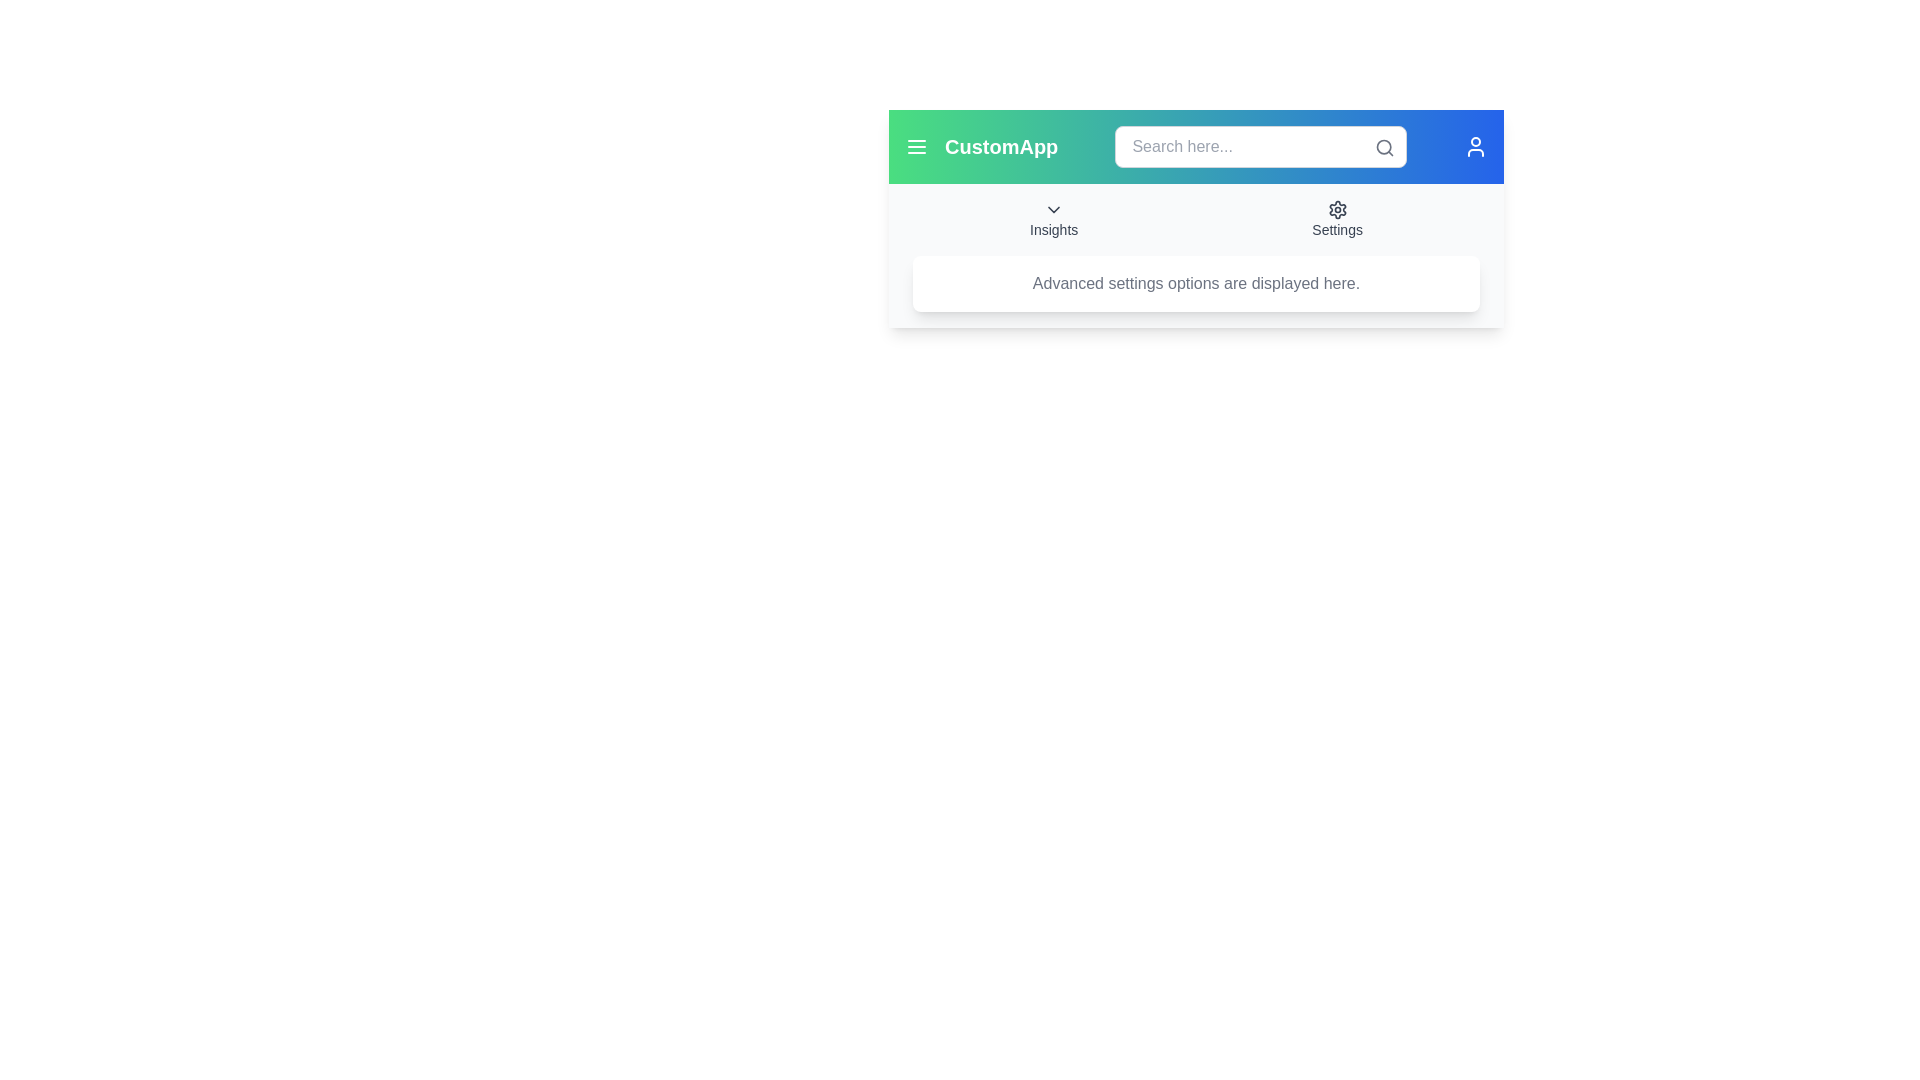 This screenshot has height=1080, width=1920. Describe the element at coordinates (1383, 146) in the screenshot. I see `central circular part of the search icon located in the top-right corner of the interface` at that location.